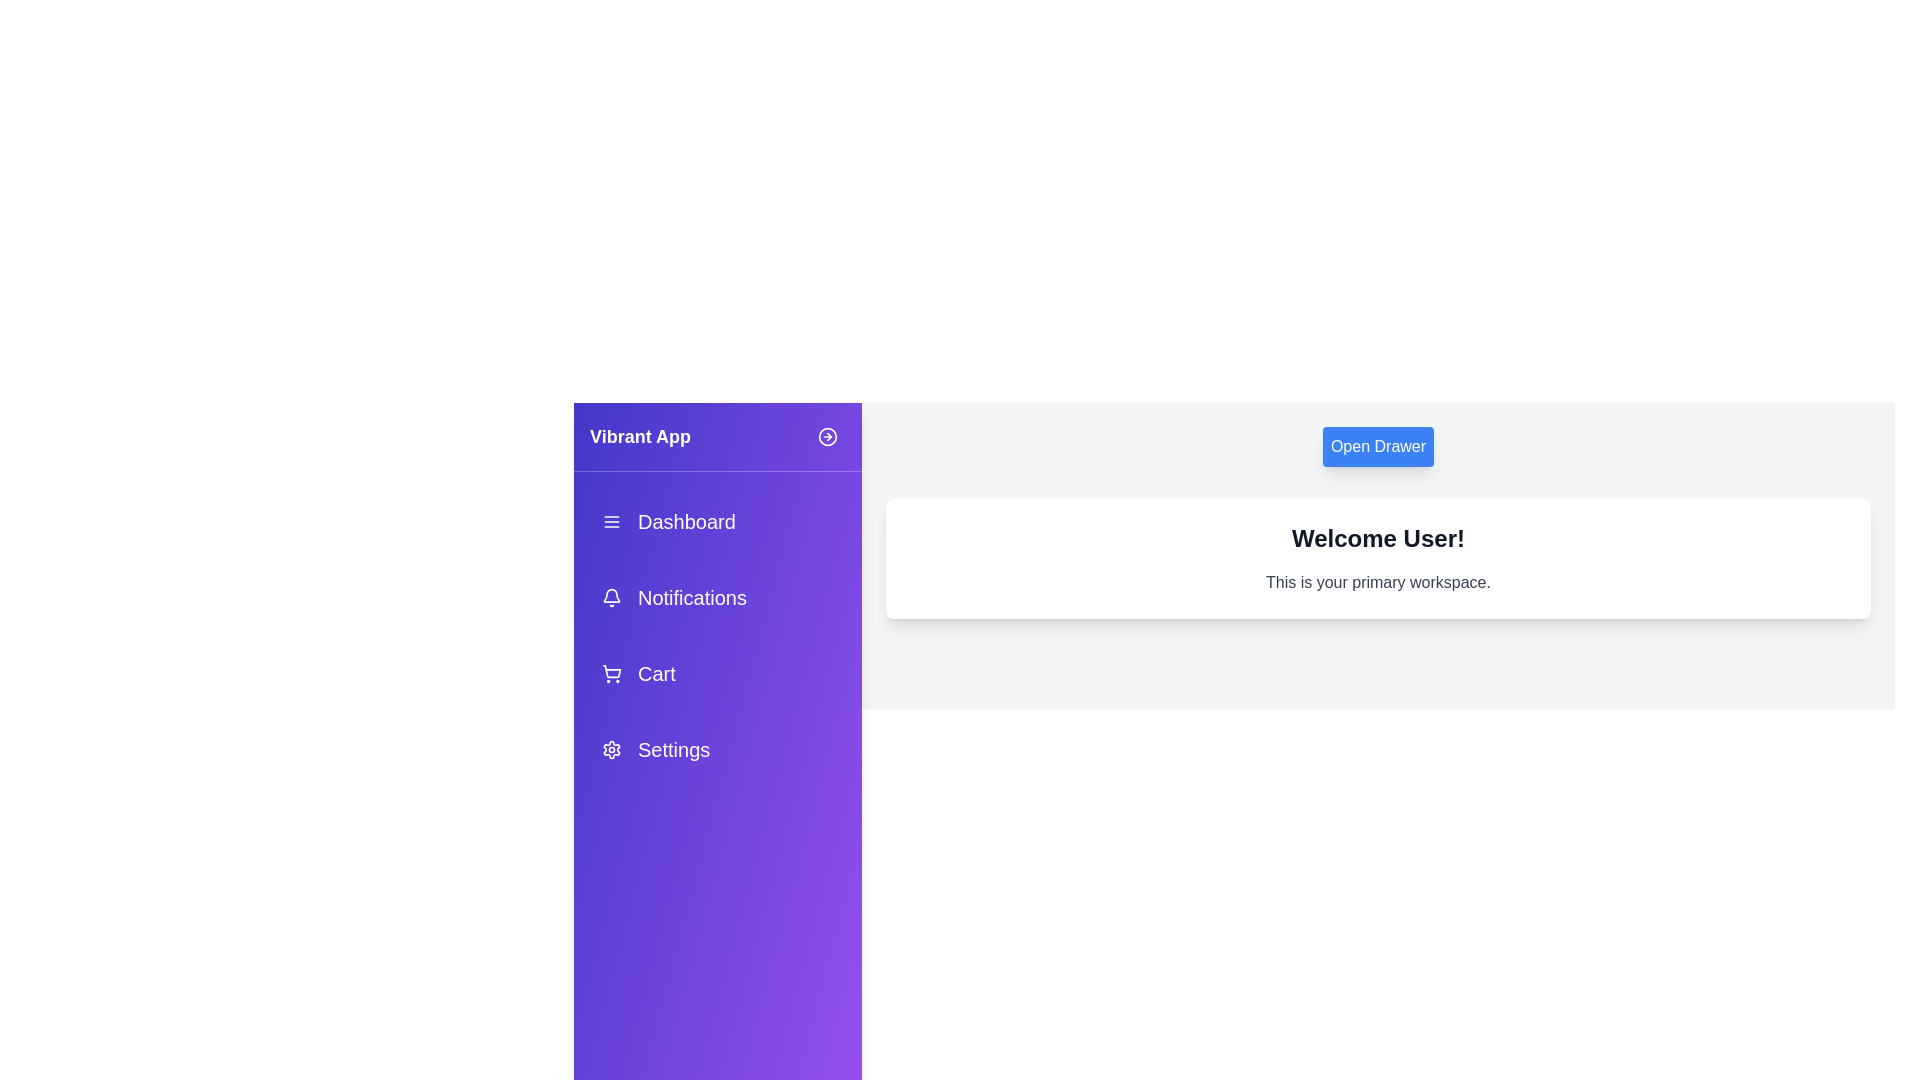 The width and height of the screenshot is (1920, 1080). What do you see at coordinates (718, 674) in the screenshot?
I see `the menu item Cart from the drawer` at bounding box center [718, 674].